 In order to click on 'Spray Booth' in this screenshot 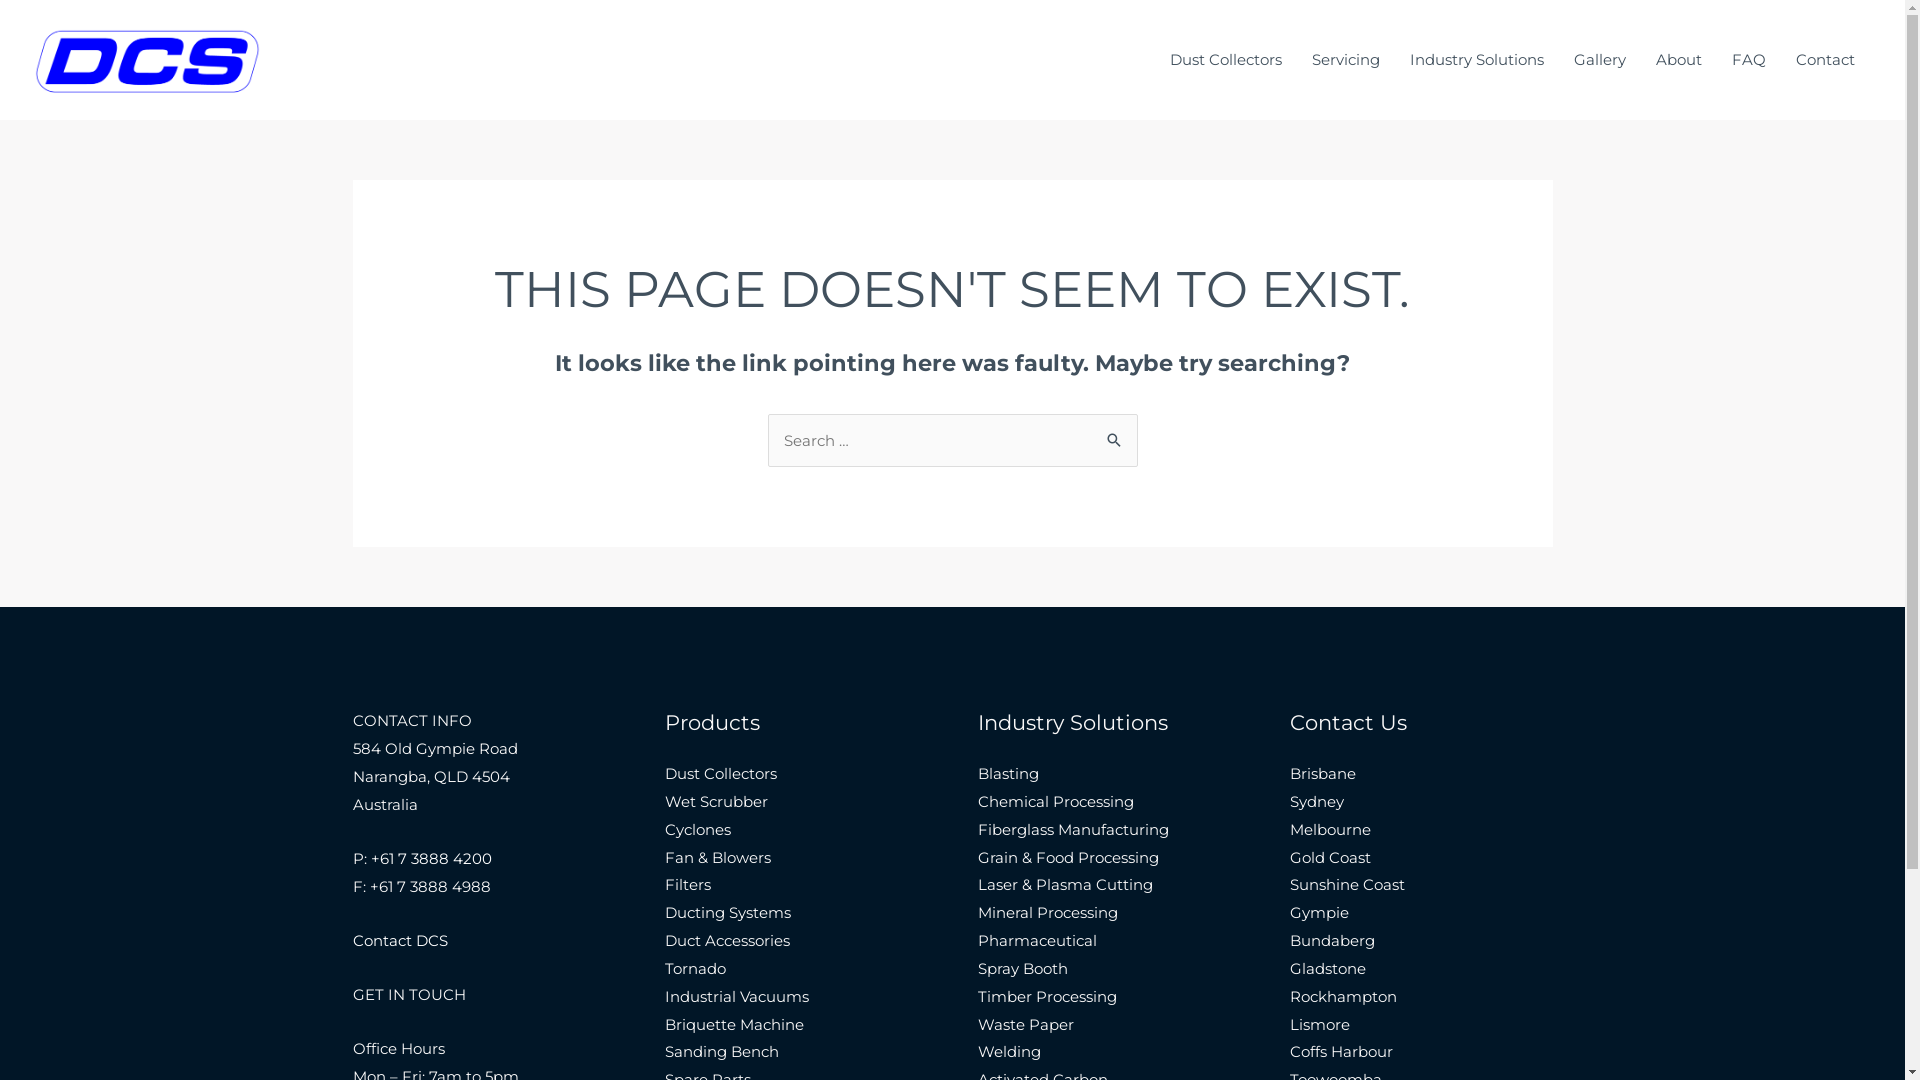, I will do `click(1022, 967)`.